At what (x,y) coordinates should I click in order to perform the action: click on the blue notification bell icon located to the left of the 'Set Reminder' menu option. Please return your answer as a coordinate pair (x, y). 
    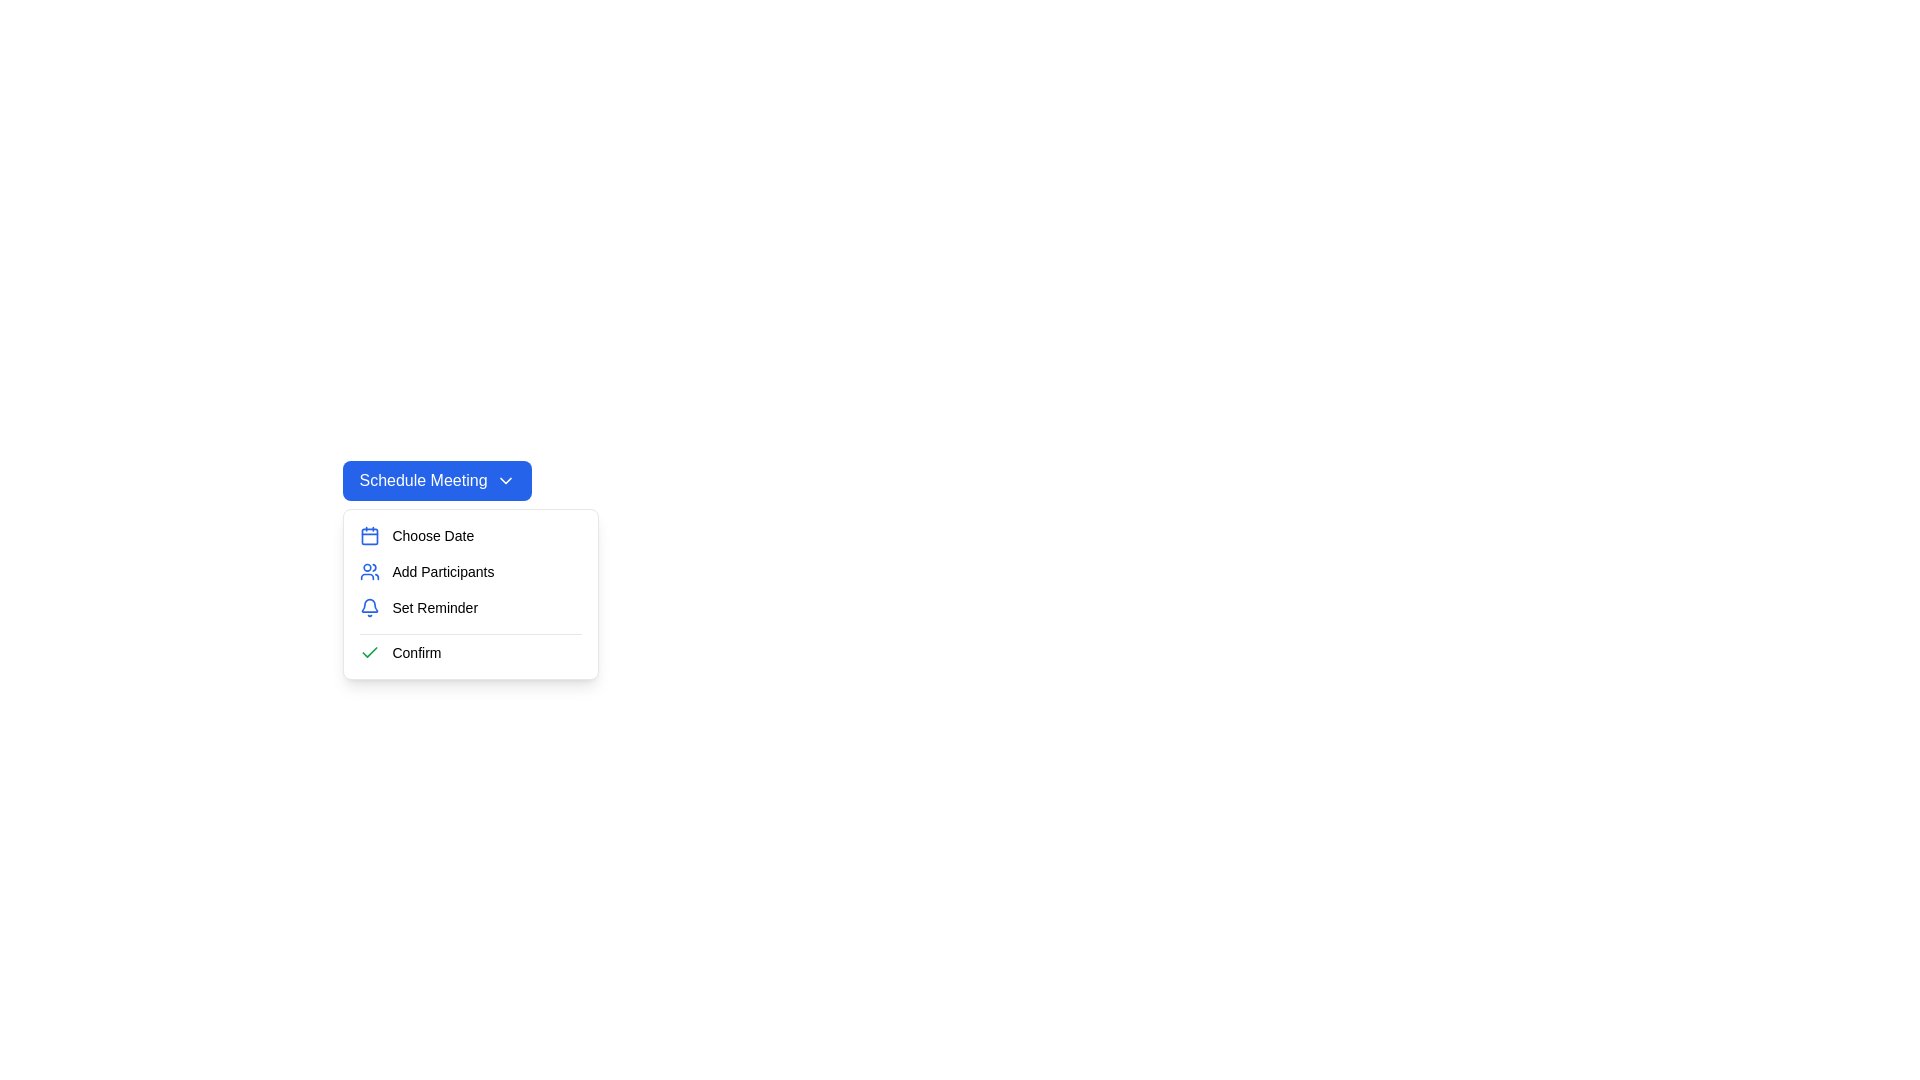
    Looking at the image, I should click on (370, 607).